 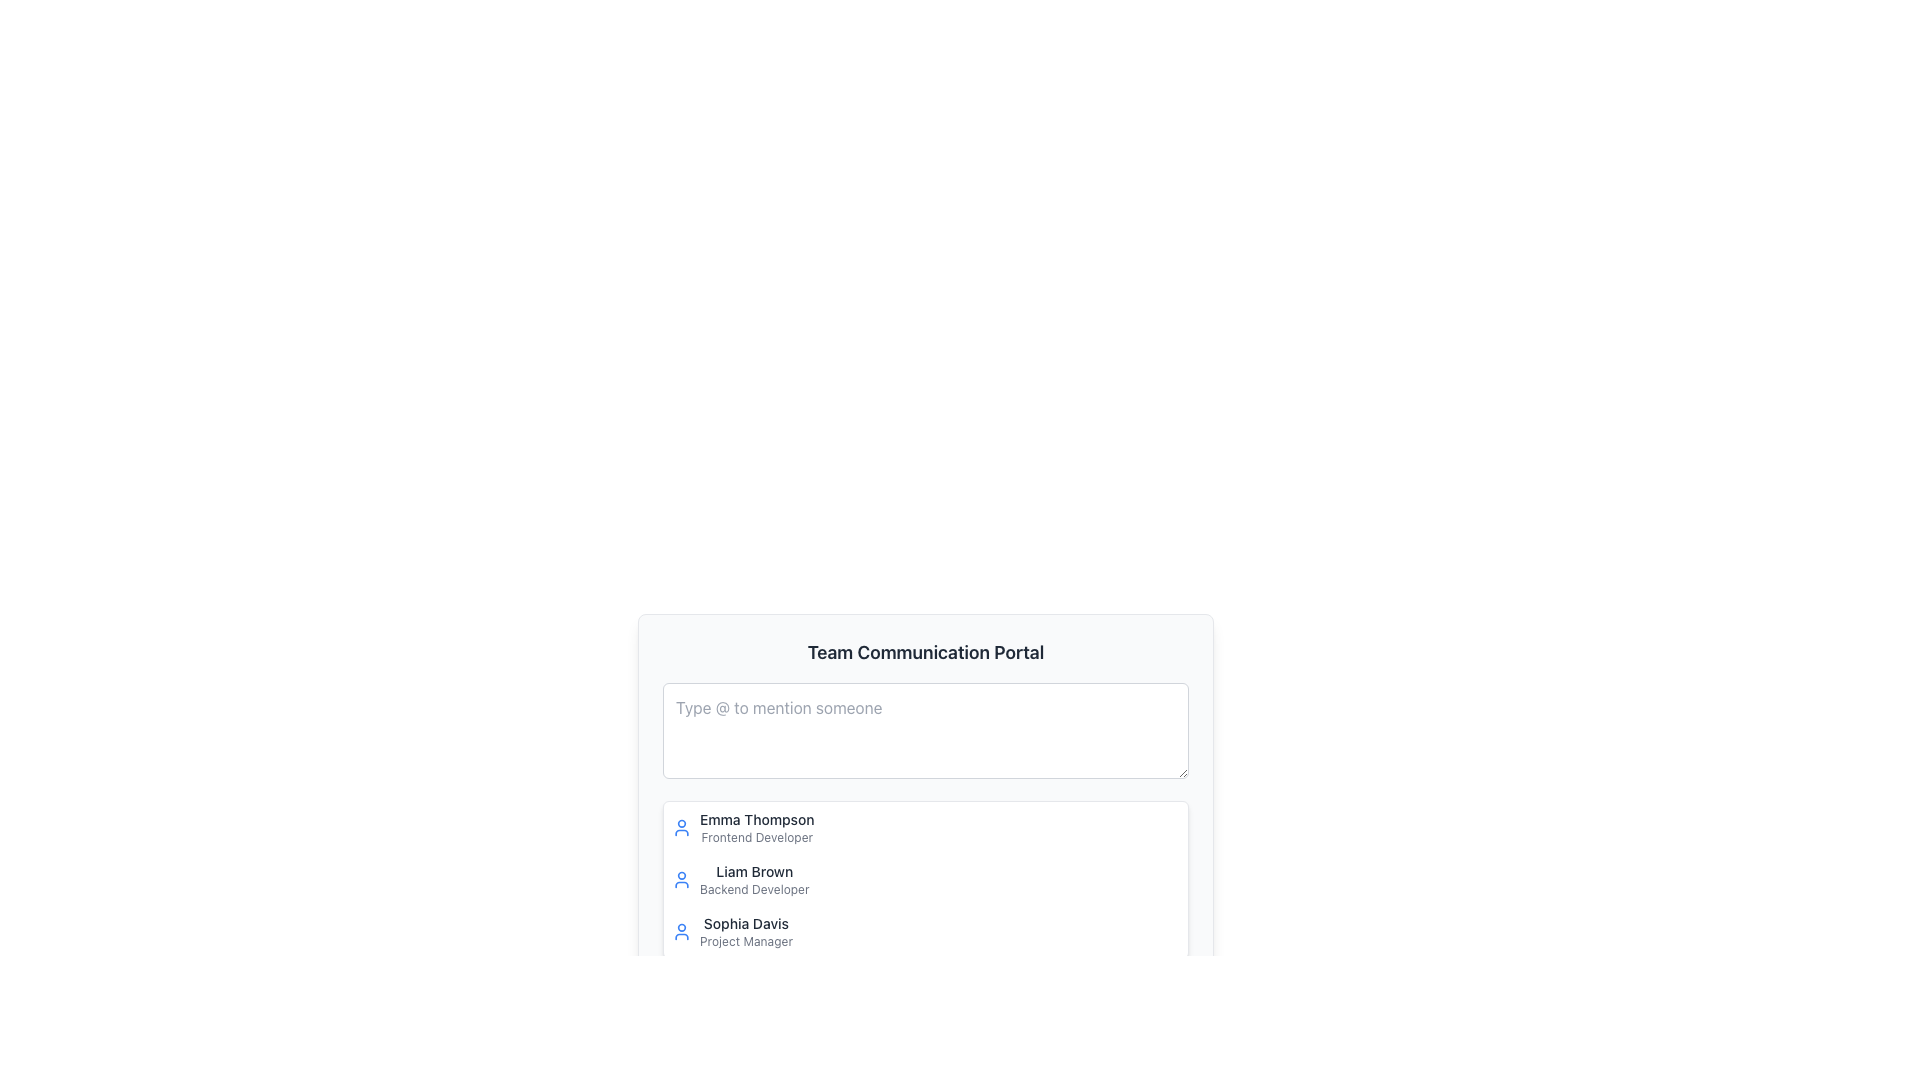 What do you see at coordinates (681, 932) in the screenshot?
I see `the user profile icon located to the left of the 'Sophia Davis' label and the 'Project Manager' description in the user list, which serves as an indicator for user identity` at bounding box center [681, 932].